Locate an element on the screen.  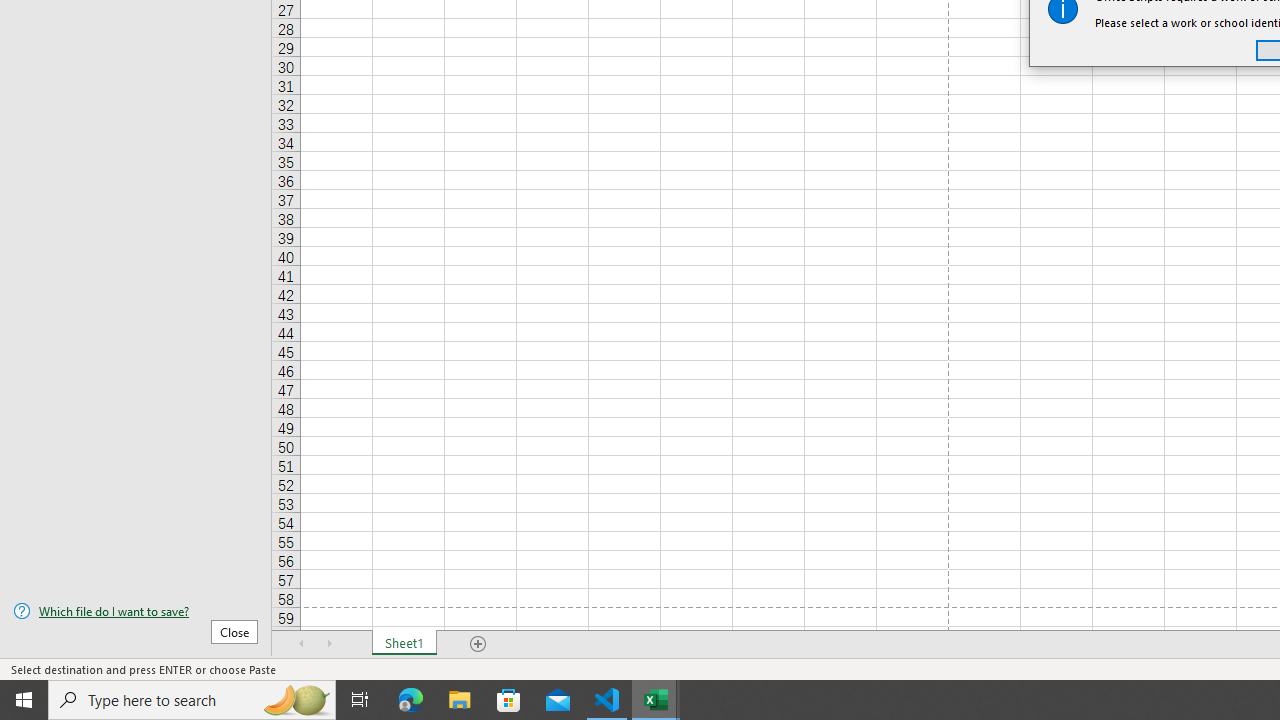
'File Explorer' is located at coordinates (459, 698).